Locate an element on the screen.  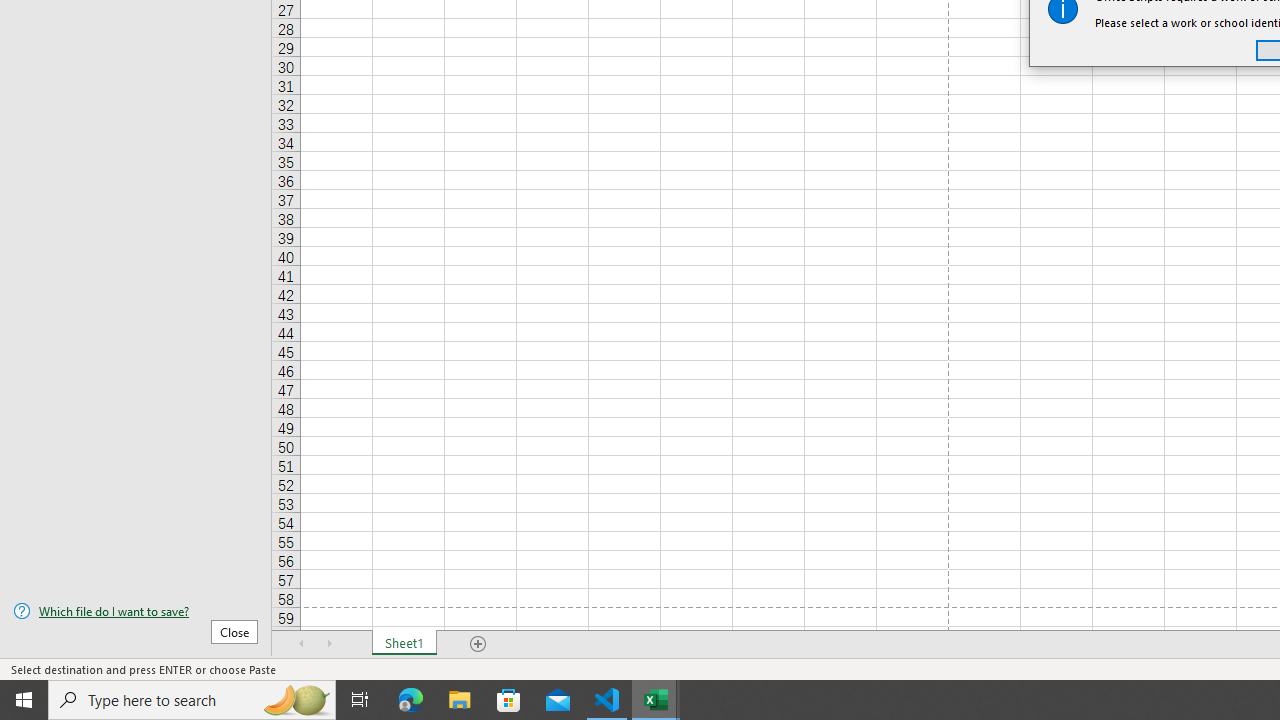
'File Explorer' is located at coordinates (459, 698).